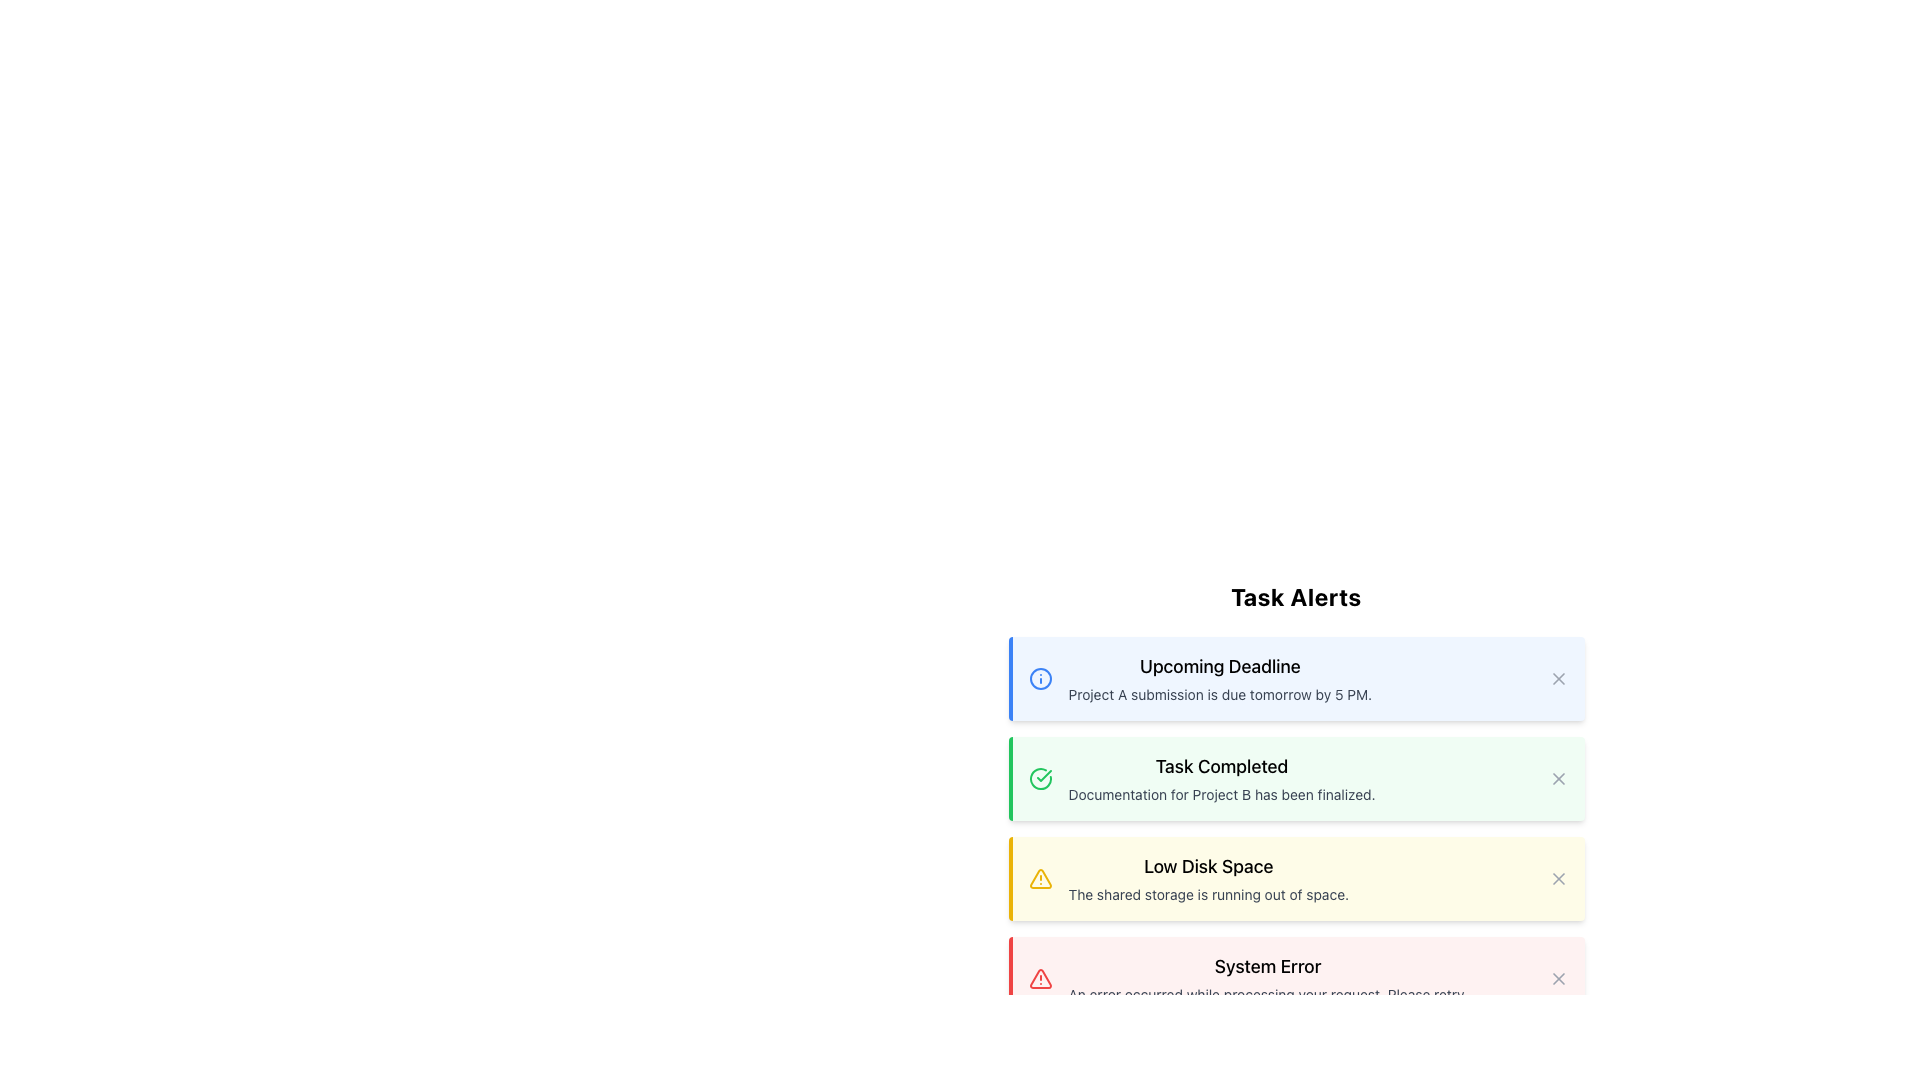 This screenshot has height=1080, width=1920. Describe the element at coordinates (1298, 778) in the screenshot. I see `the Notification Card indicating that the task related to documentation for Project B has been successfully completed, which is the second card in the list of notifications` at that location.